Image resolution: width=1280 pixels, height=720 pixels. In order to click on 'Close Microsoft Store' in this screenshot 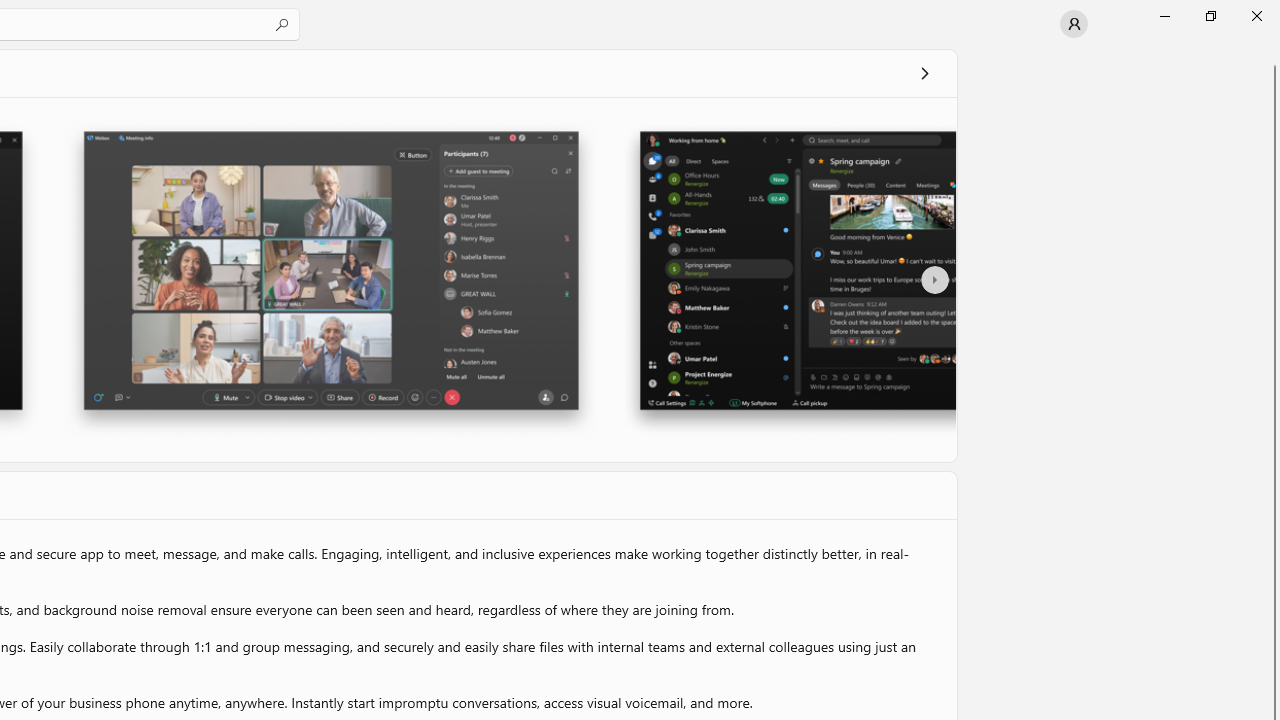, I will do `click(1255, 15)`.